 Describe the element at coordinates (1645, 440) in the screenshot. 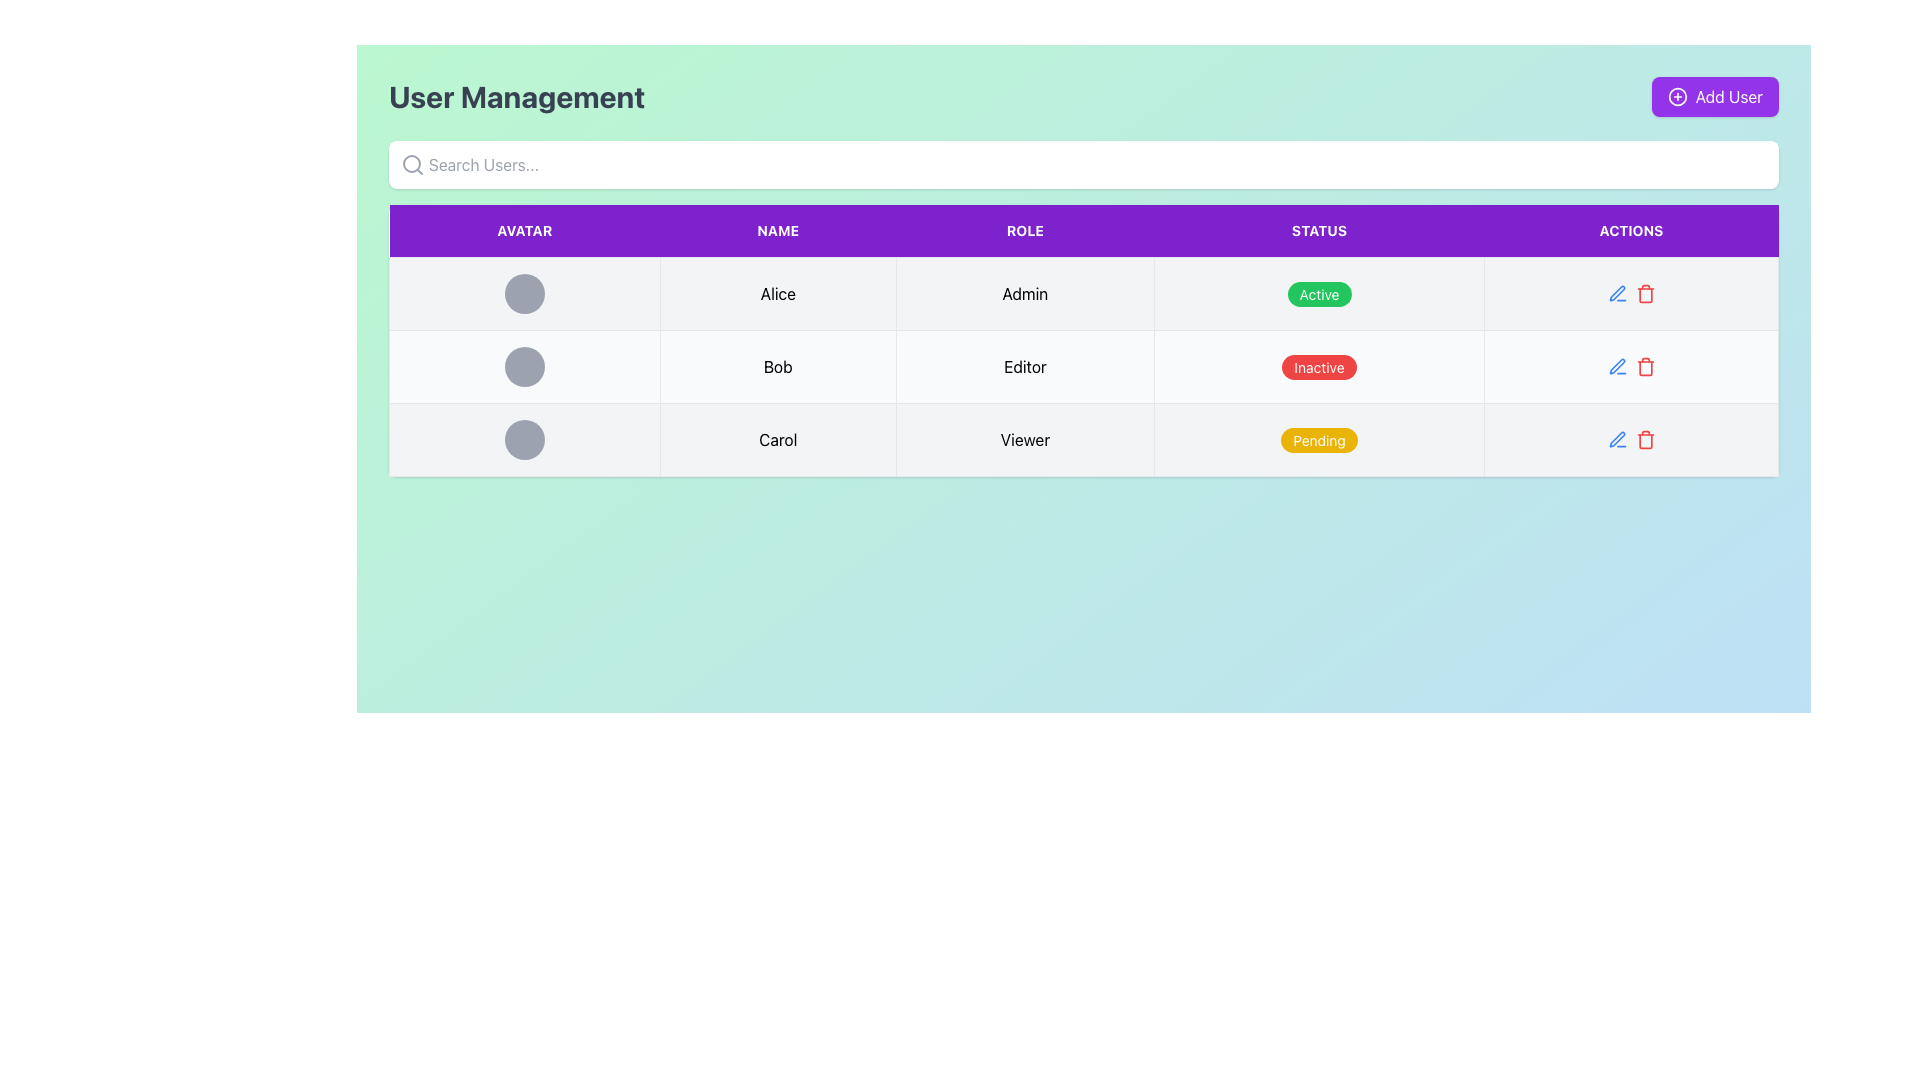

I see `the trash can icon component located in the Actions column of the user management table for accessibility navigation` at that location.